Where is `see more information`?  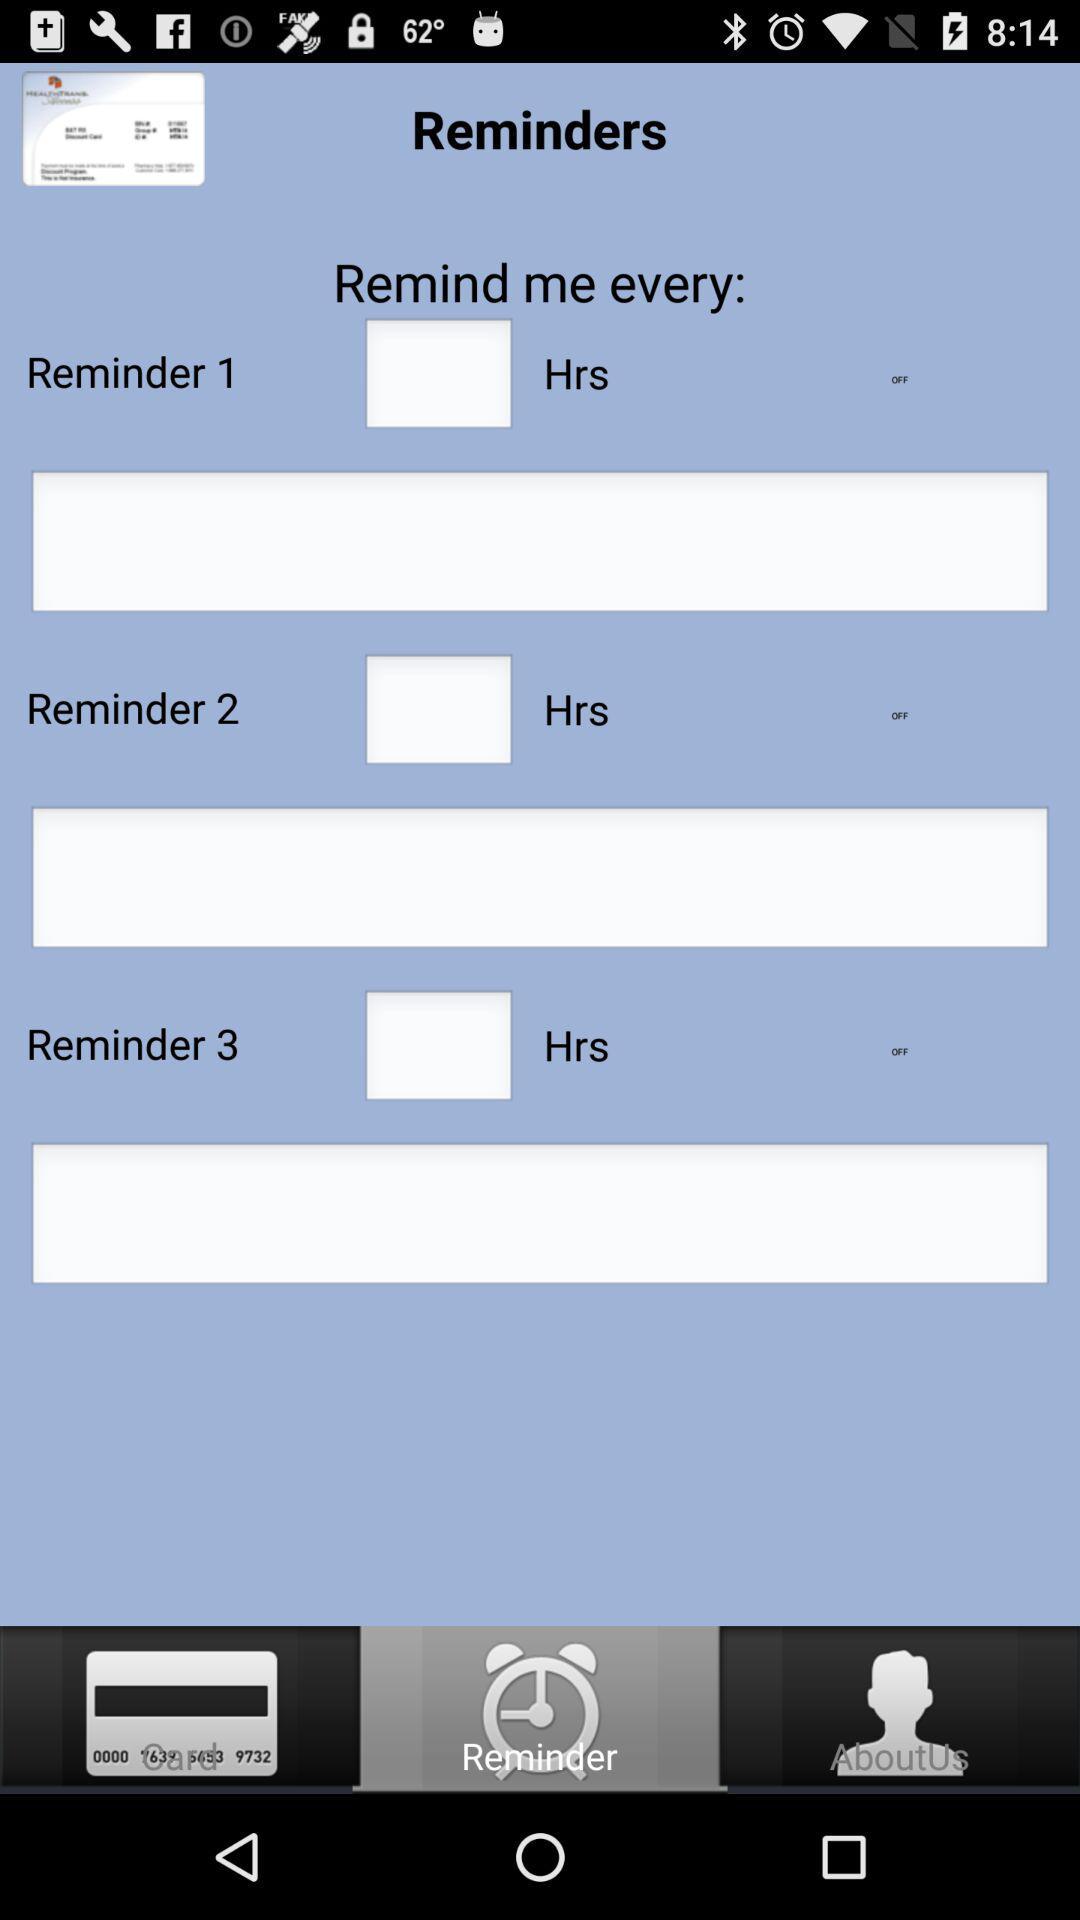
see more information is located at coordinates (898, 1050).